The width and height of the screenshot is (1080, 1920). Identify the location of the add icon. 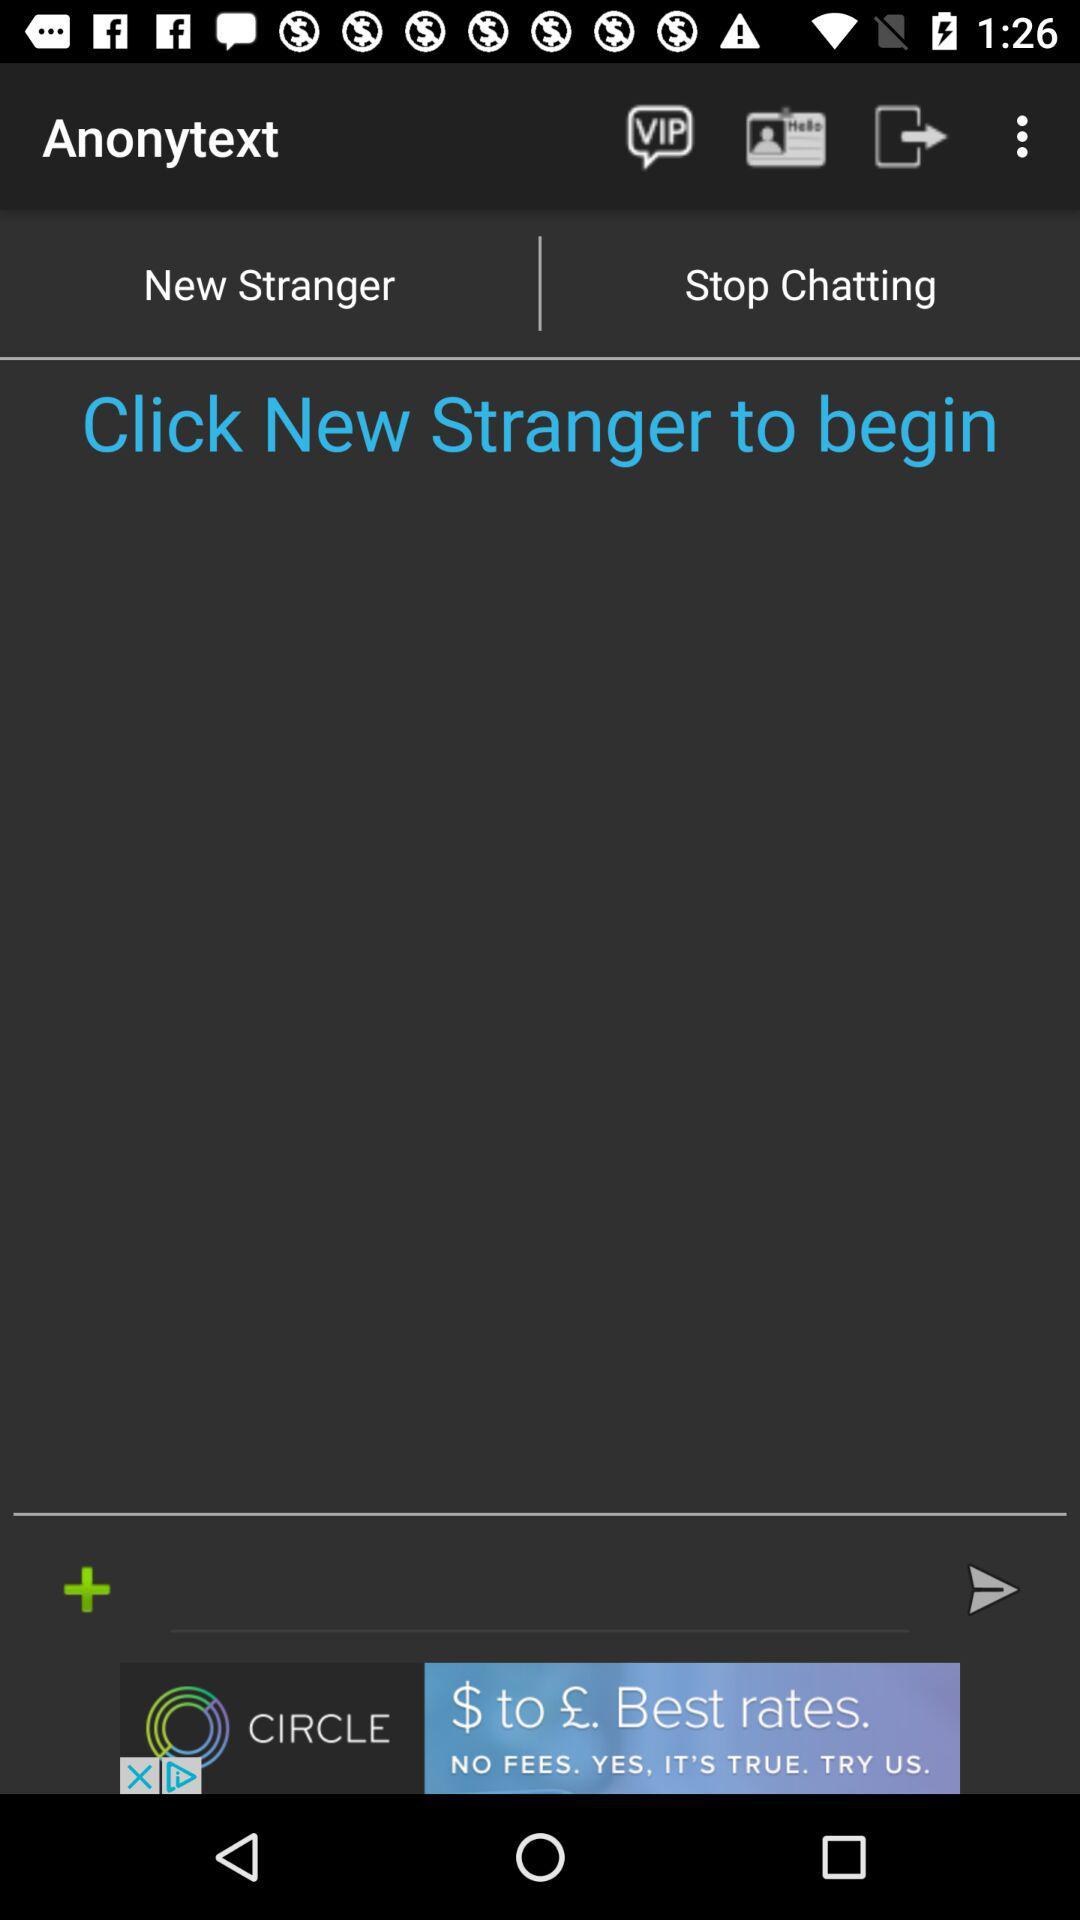
(86, 1588).